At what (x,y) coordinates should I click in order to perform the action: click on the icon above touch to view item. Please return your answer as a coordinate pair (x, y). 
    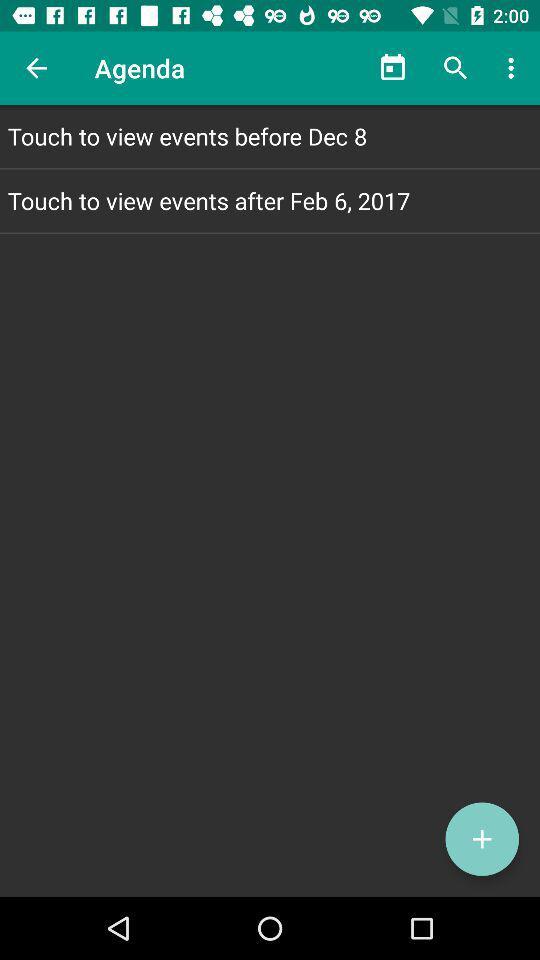
    Looking at the image, I should click on (393, 68).